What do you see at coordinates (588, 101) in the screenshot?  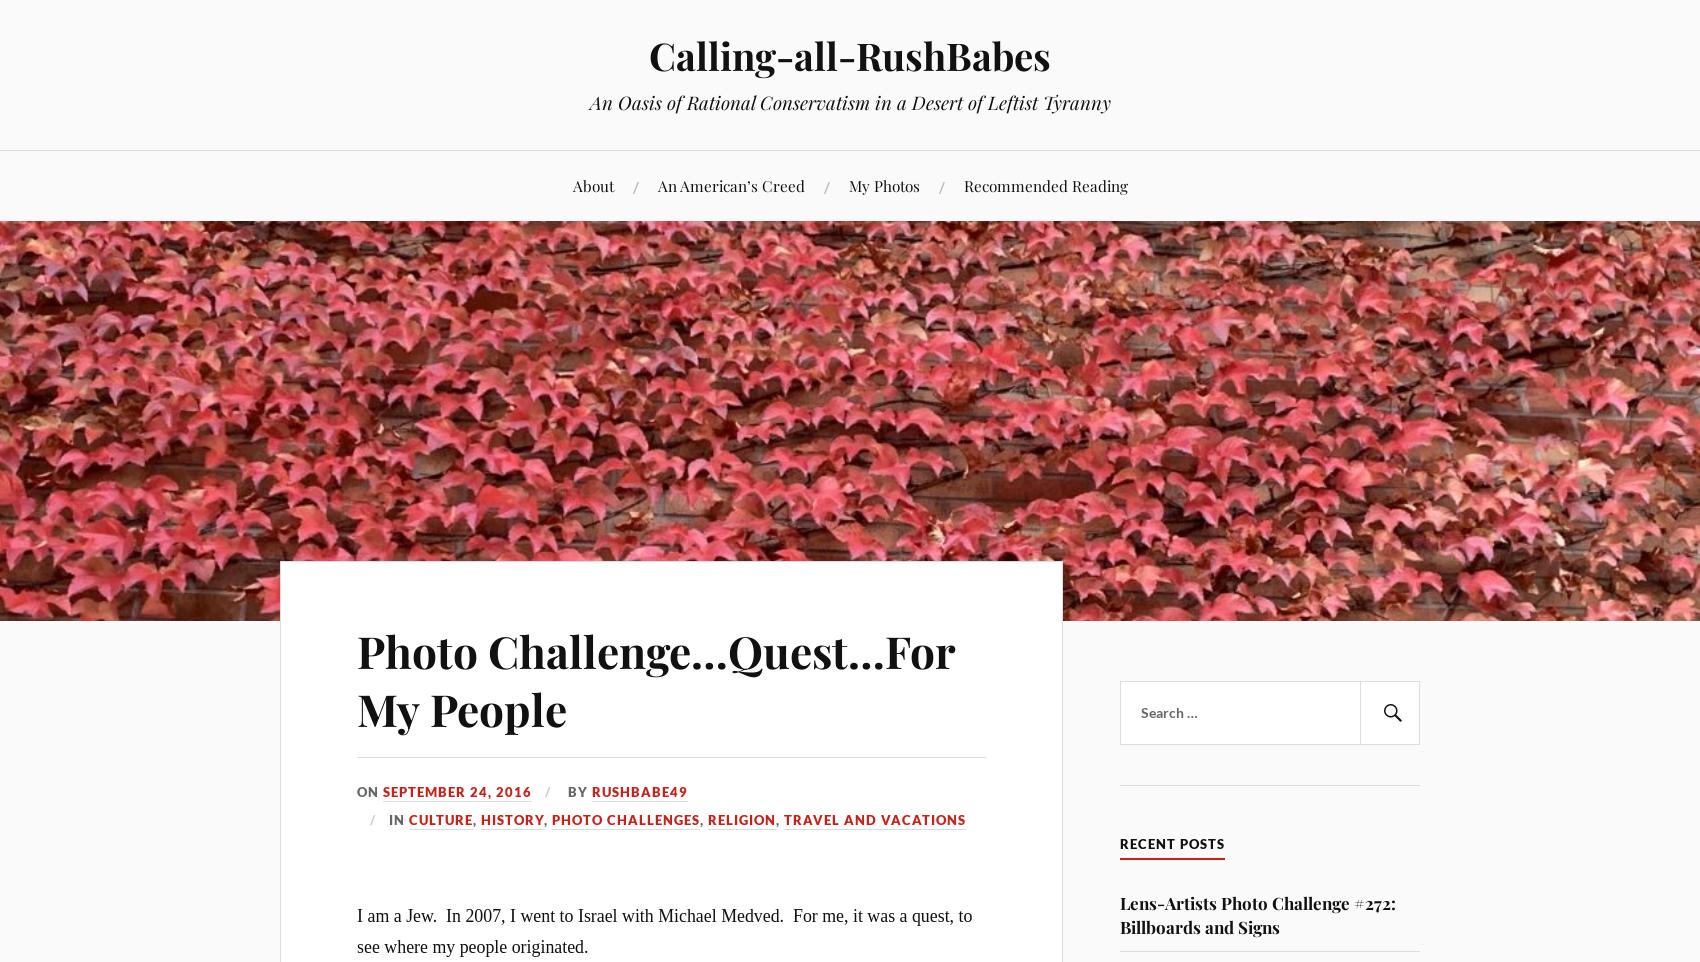 I see `'An Oasis of Rational Conservatism in a Desert of Leftist Tyranny'` at bounding box center [588, 101].